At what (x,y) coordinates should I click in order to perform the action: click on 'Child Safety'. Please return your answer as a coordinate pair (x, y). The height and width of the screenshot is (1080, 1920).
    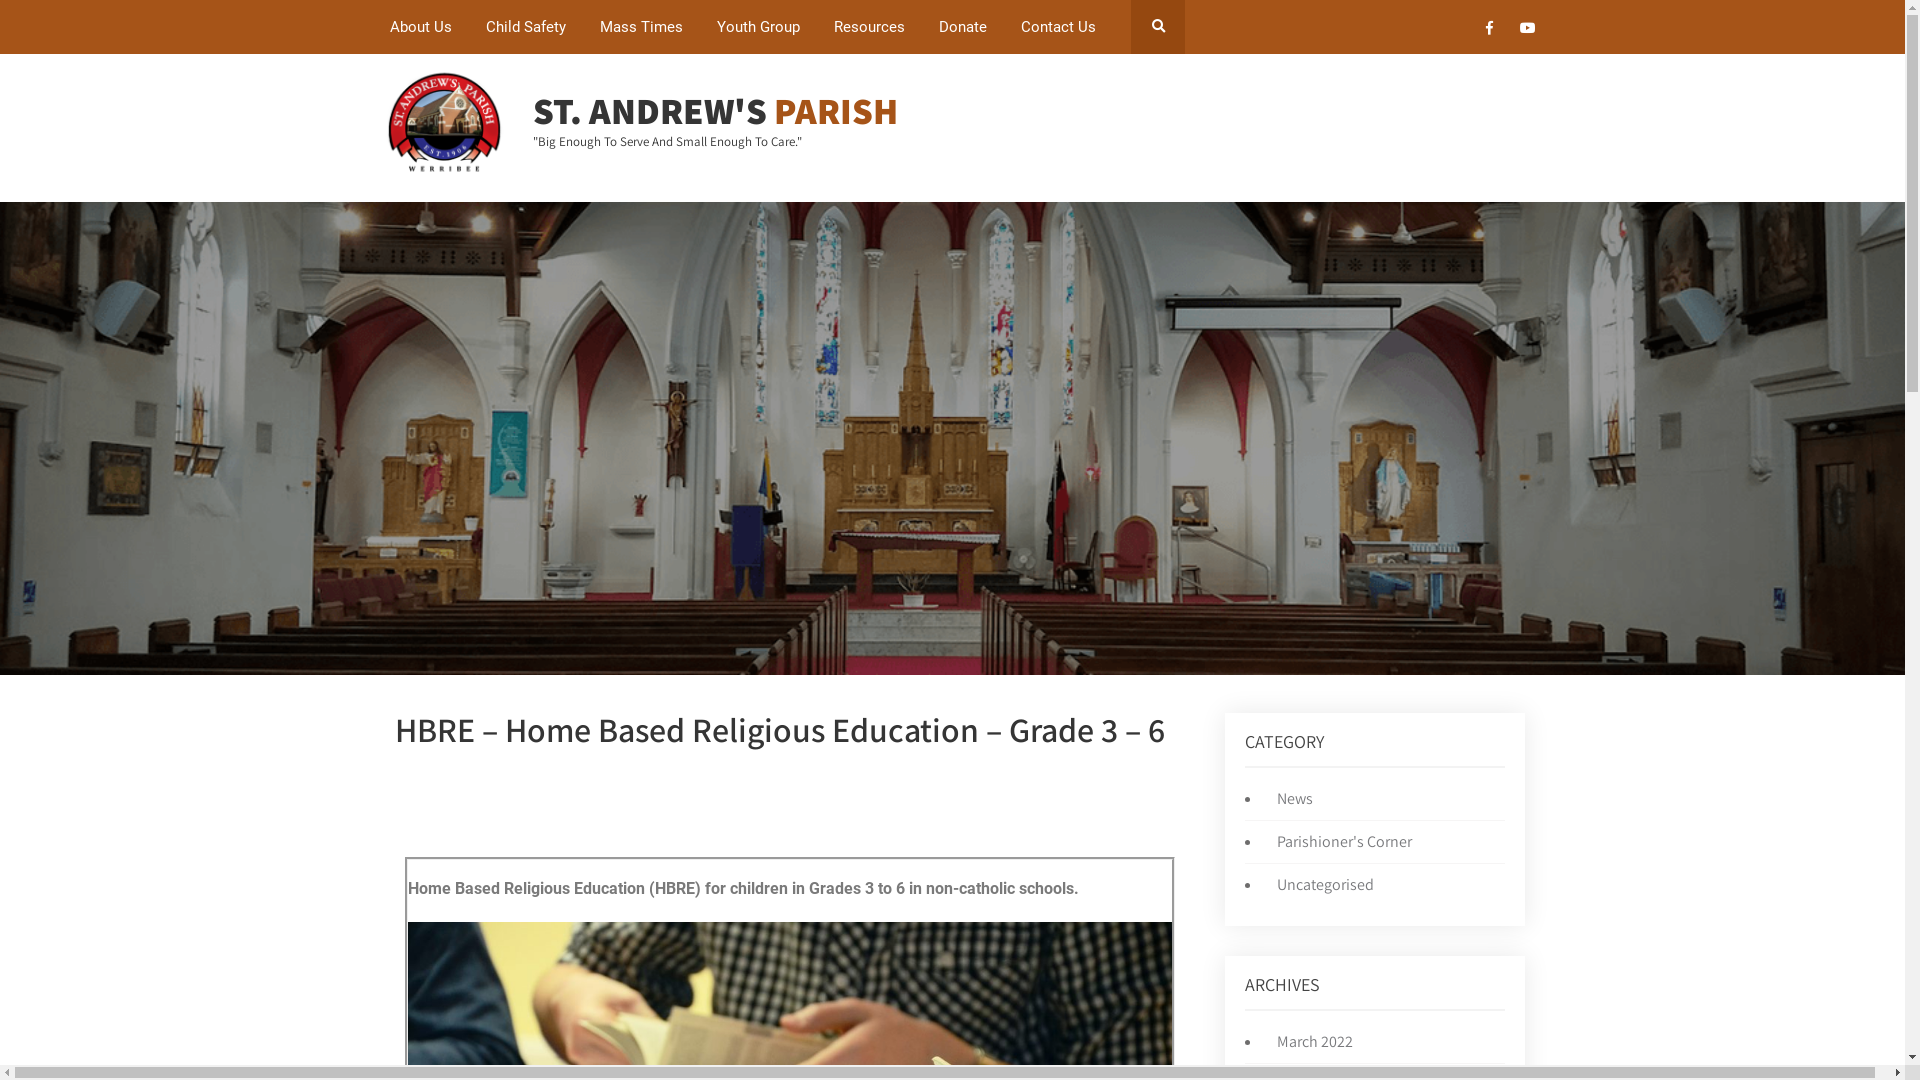
    Looking at the image, I should click on (526, 27).